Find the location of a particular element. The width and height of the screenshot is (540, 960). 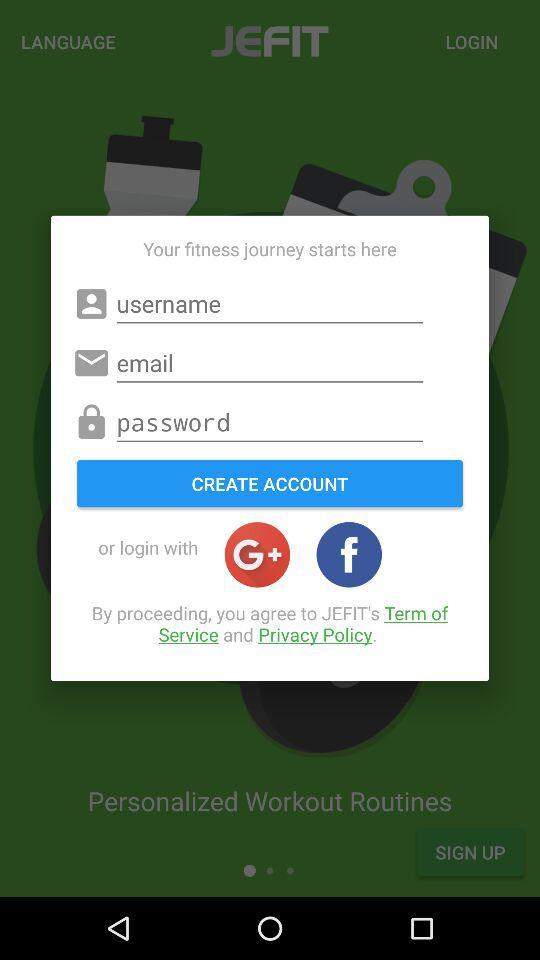

share to facebook is located at coordinates (348, 554).